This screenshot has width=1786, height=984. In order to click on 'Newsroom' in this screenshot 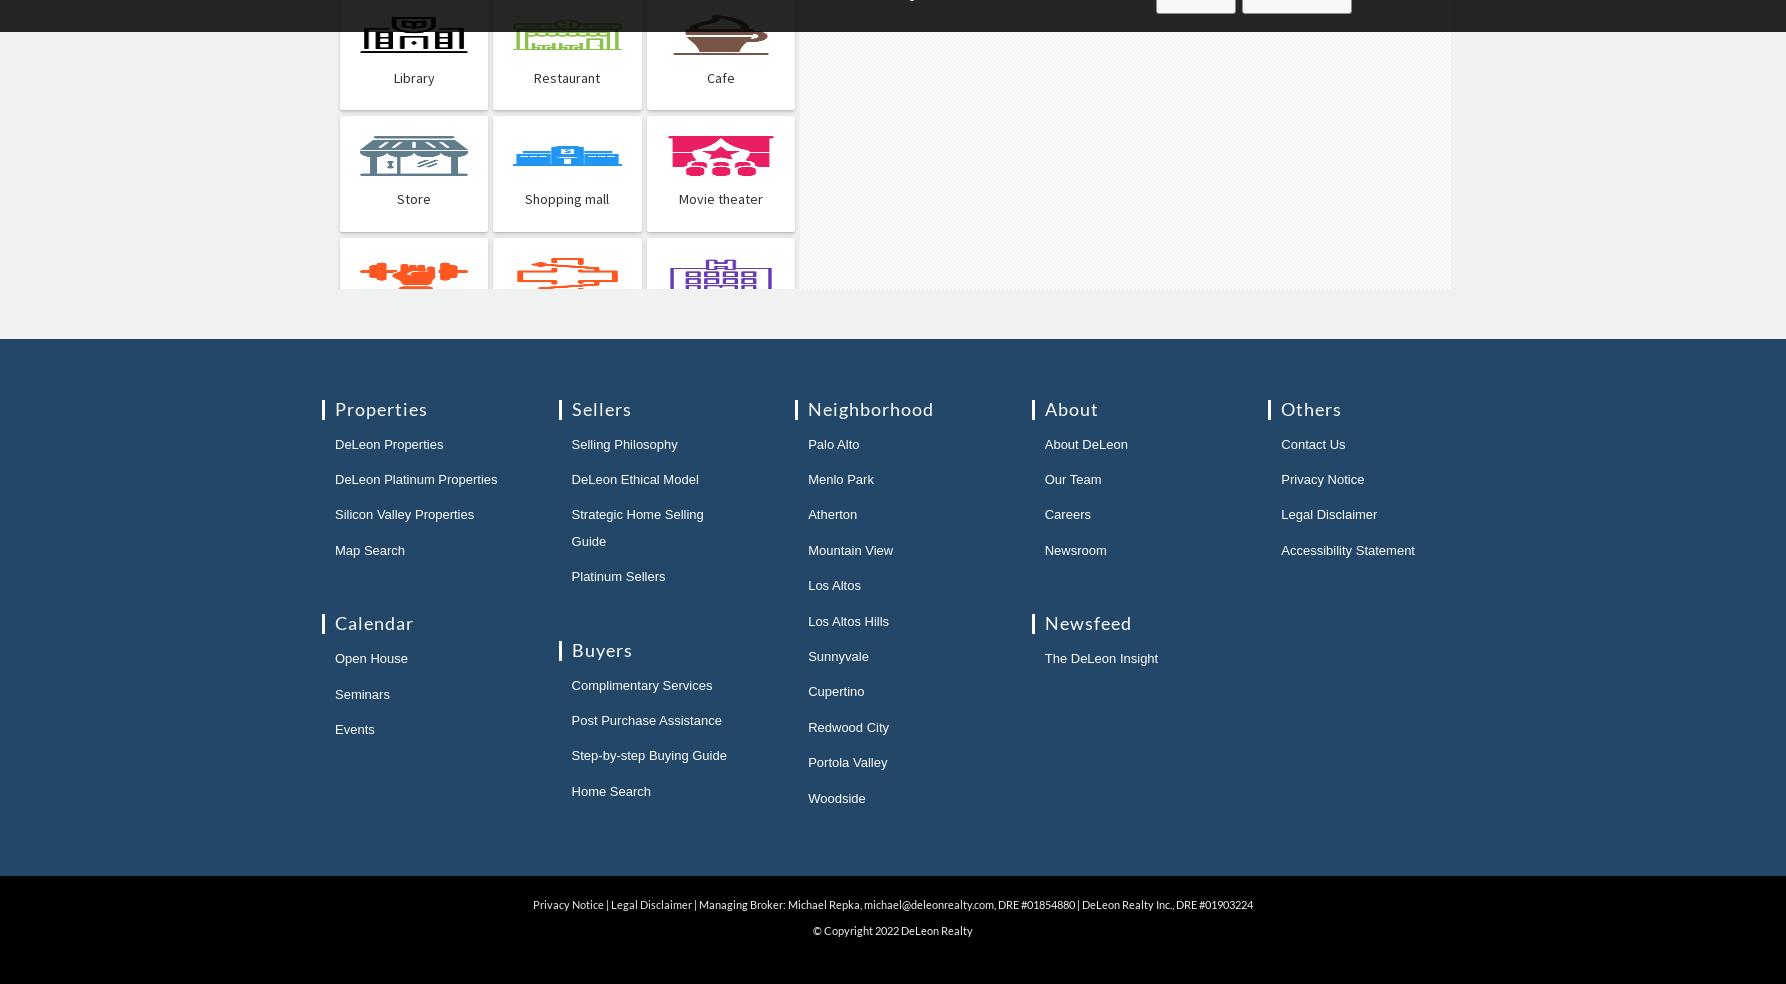, I will do `click(1073, 548)`.